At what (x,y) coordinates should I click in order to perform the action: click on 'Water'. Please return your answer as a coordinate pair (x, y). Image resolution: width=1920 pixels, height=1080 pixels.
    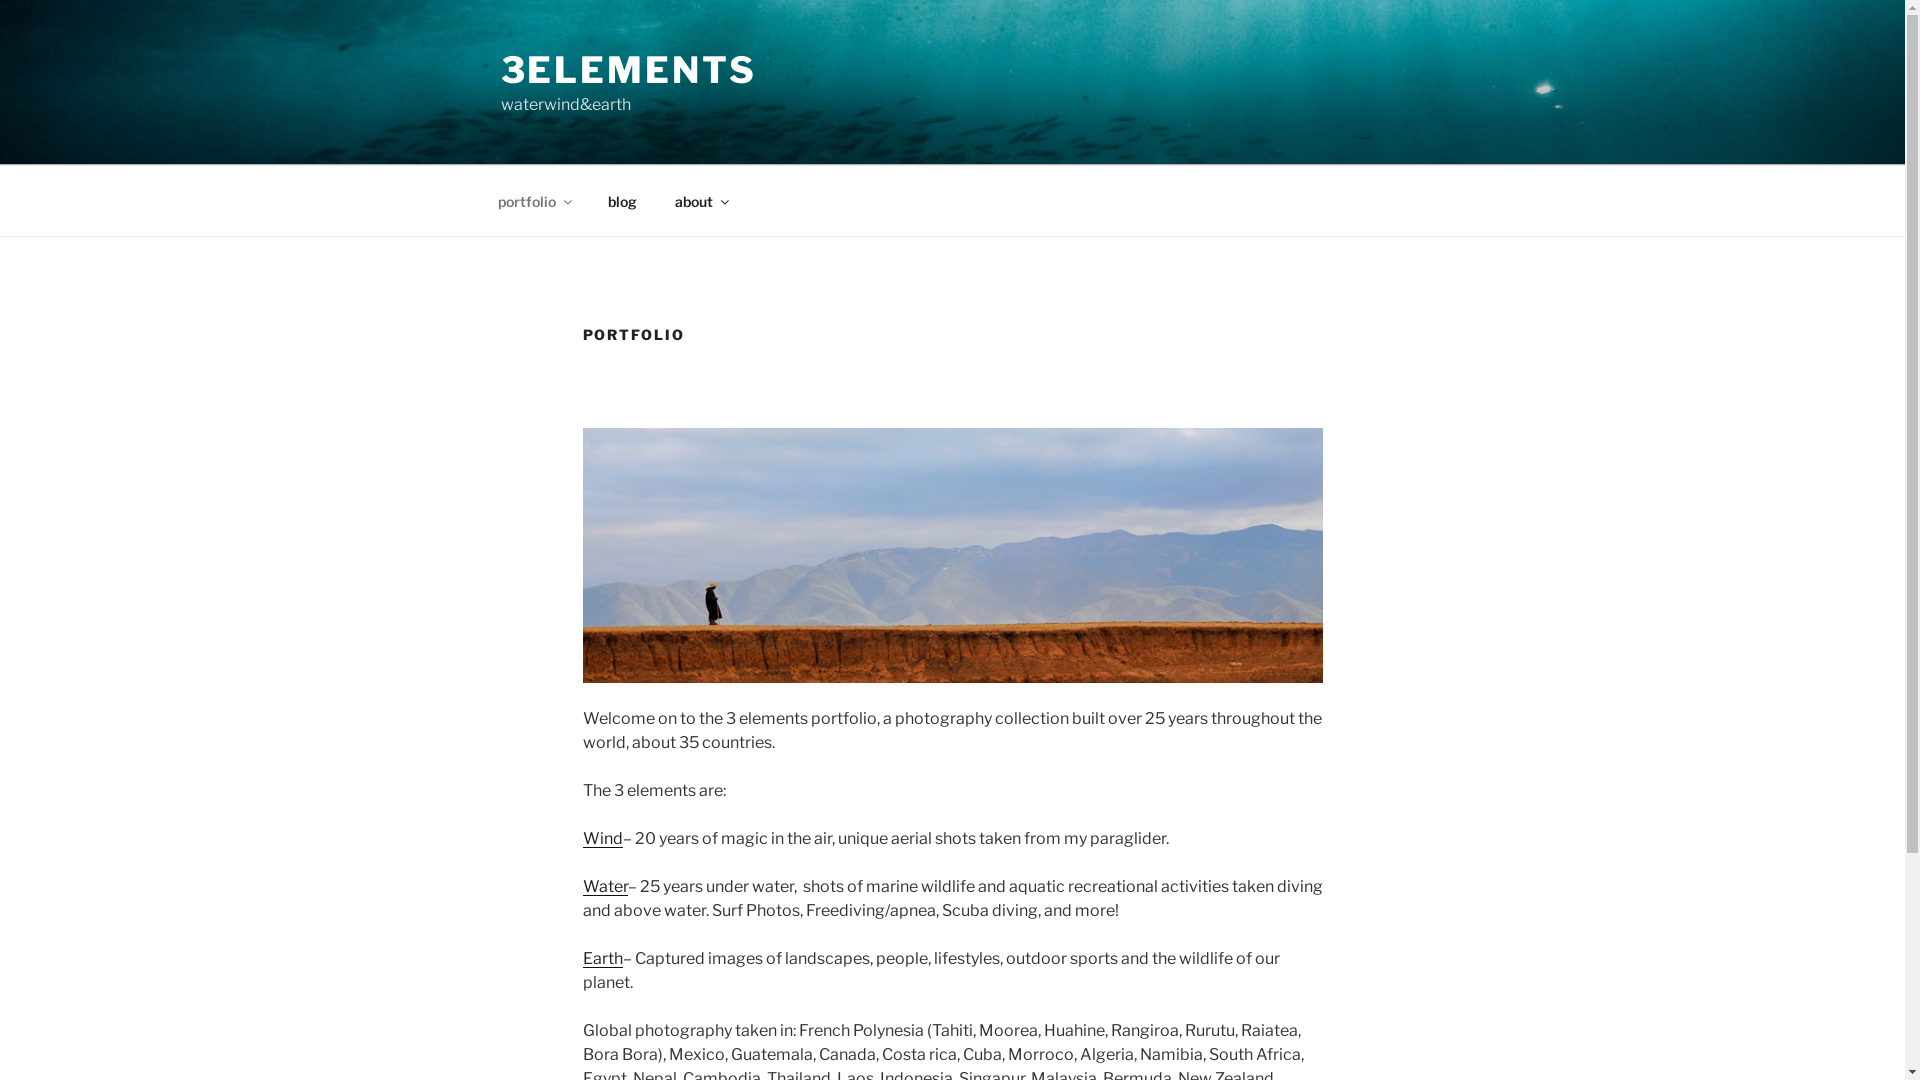
    Looking at the image, I should click on (580, 885).